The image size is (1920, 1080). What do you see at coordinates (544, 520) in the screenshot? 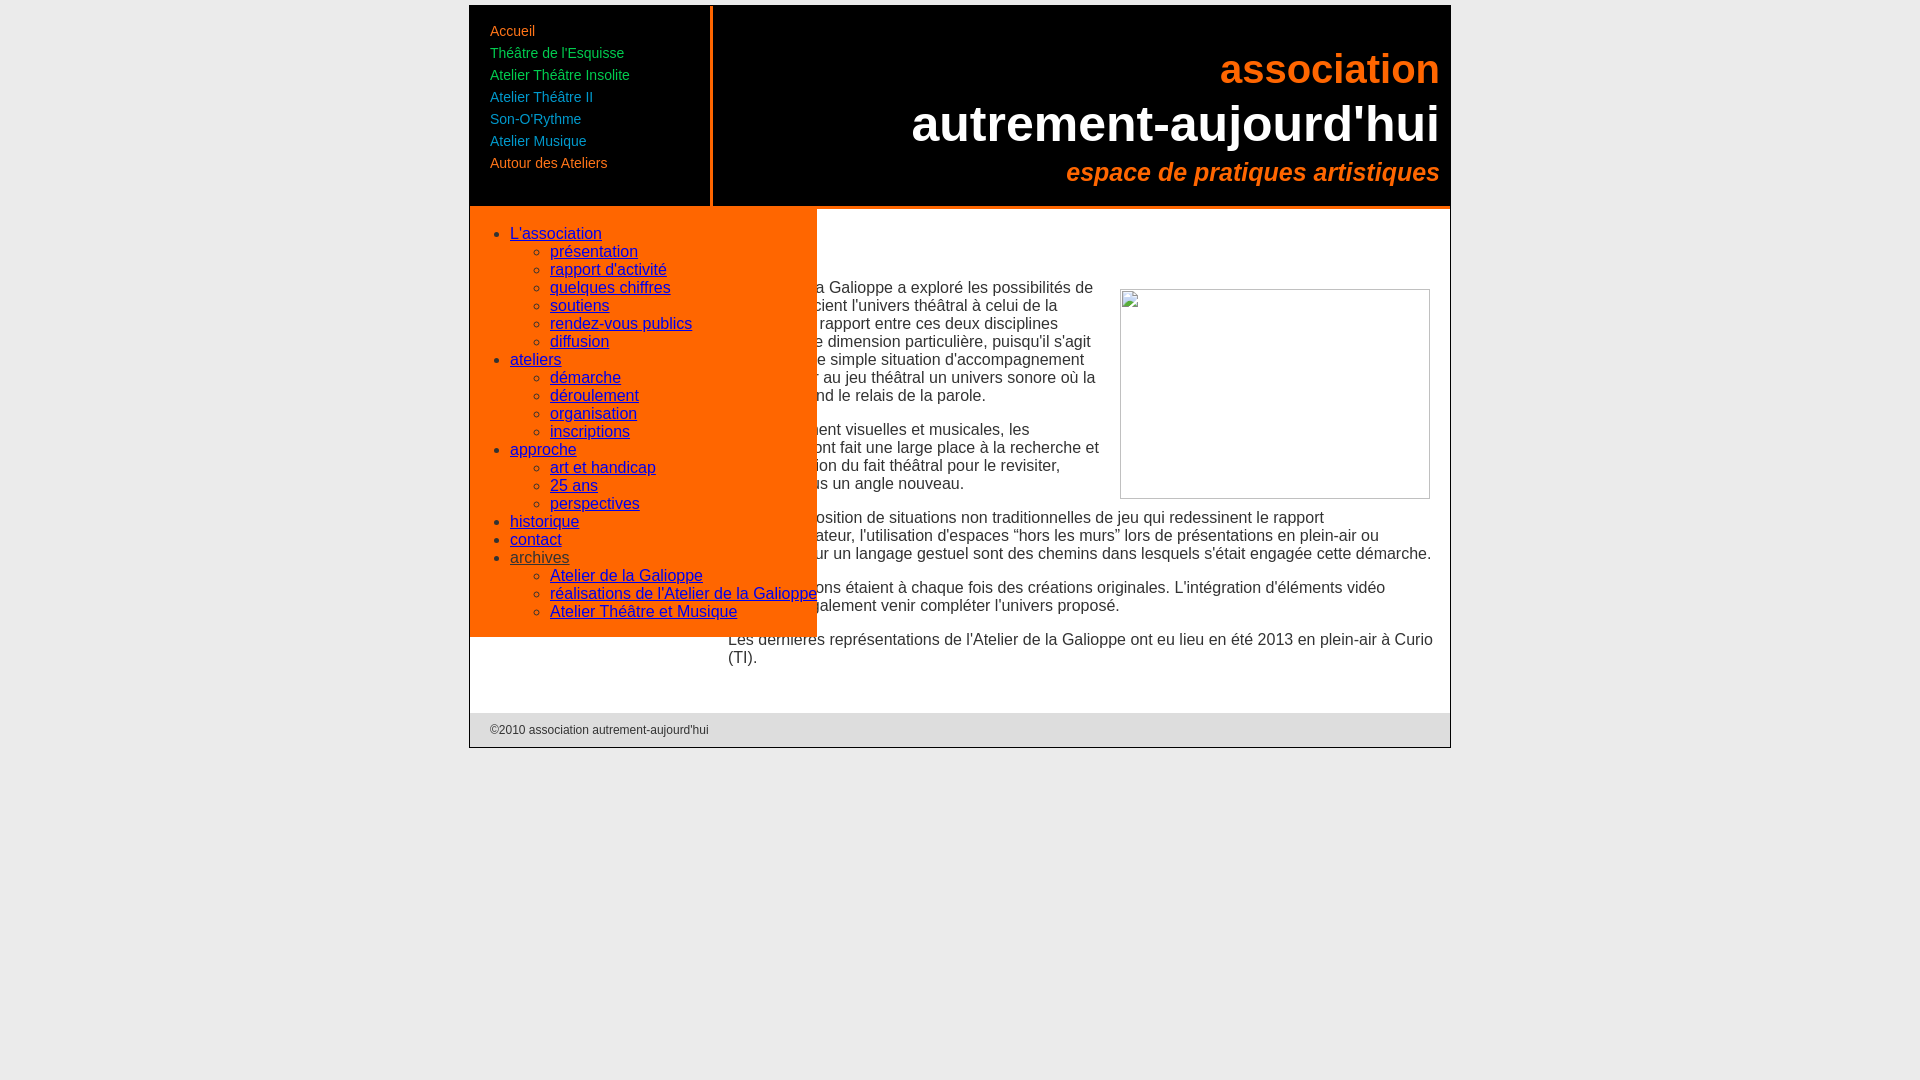
I see `'historique'` at bounding box center [544, 520].